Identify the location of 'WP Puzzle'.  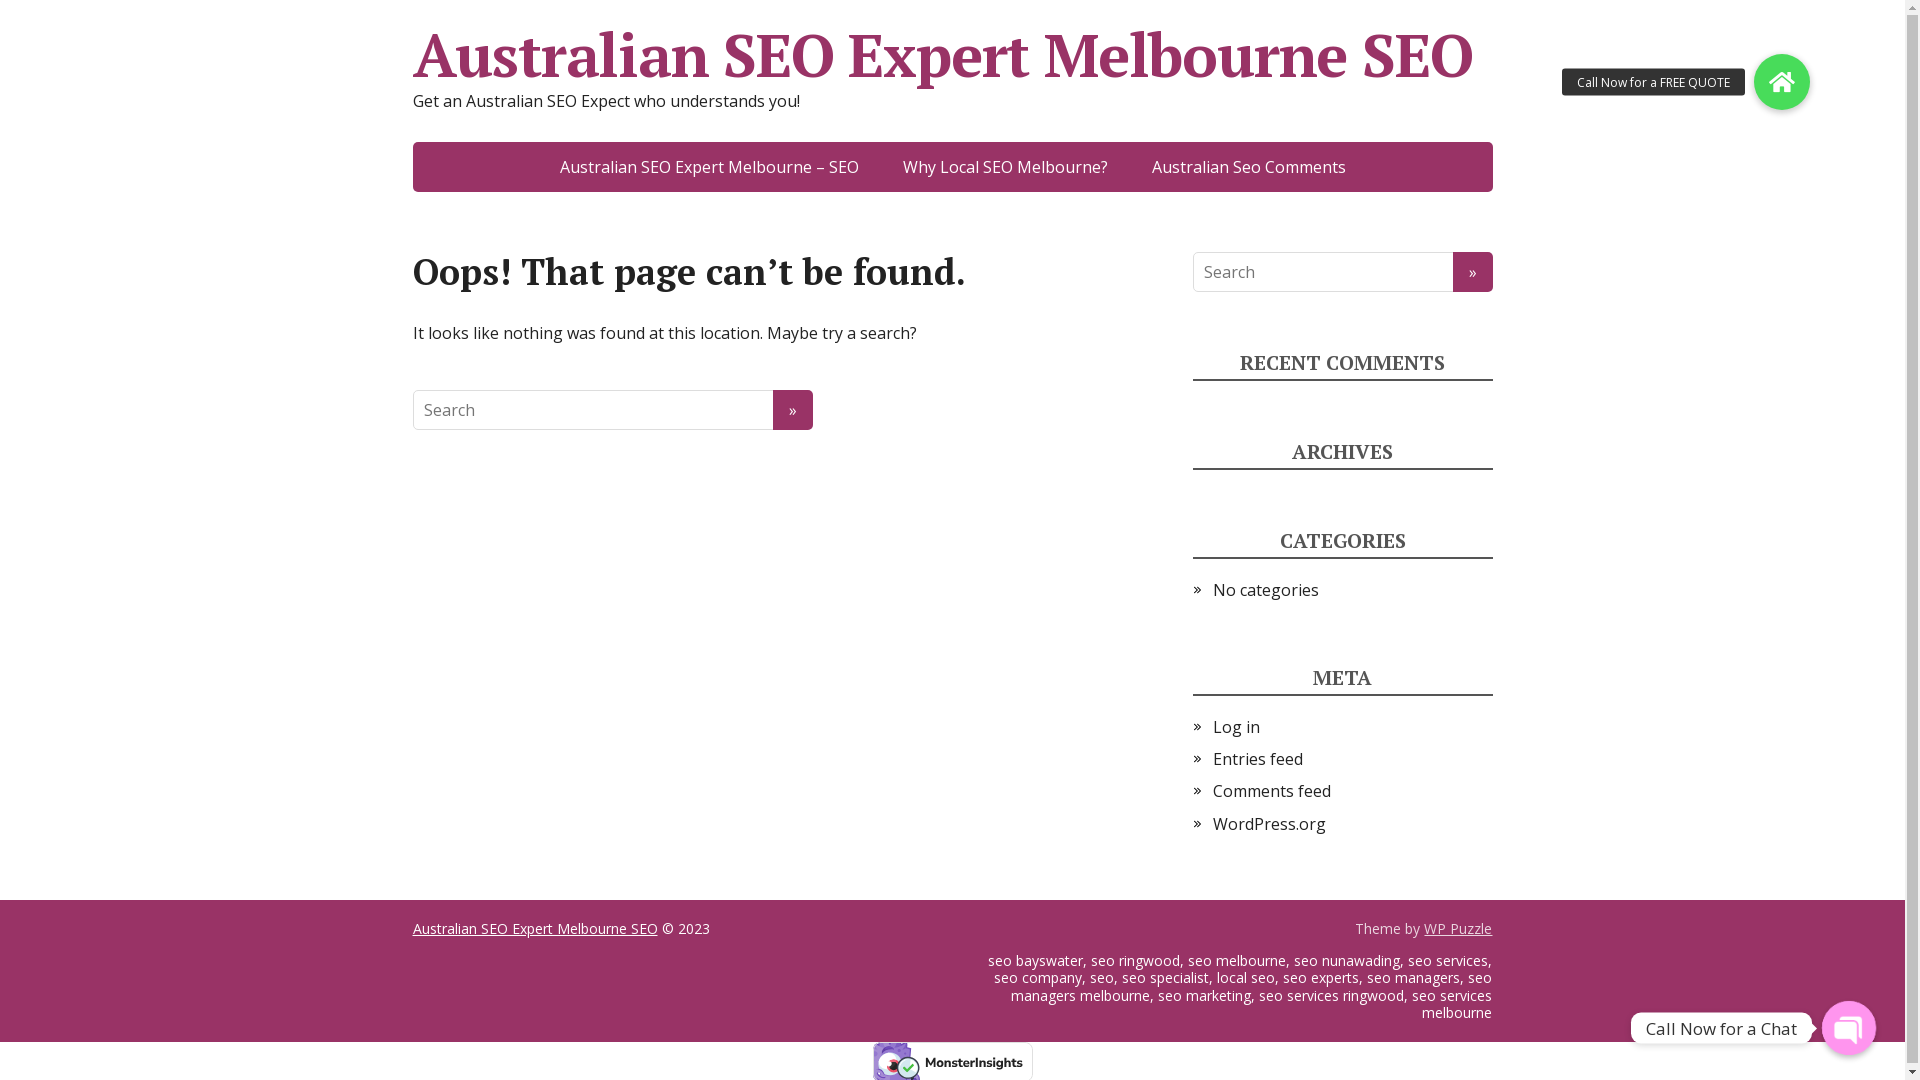
(1458, 928).